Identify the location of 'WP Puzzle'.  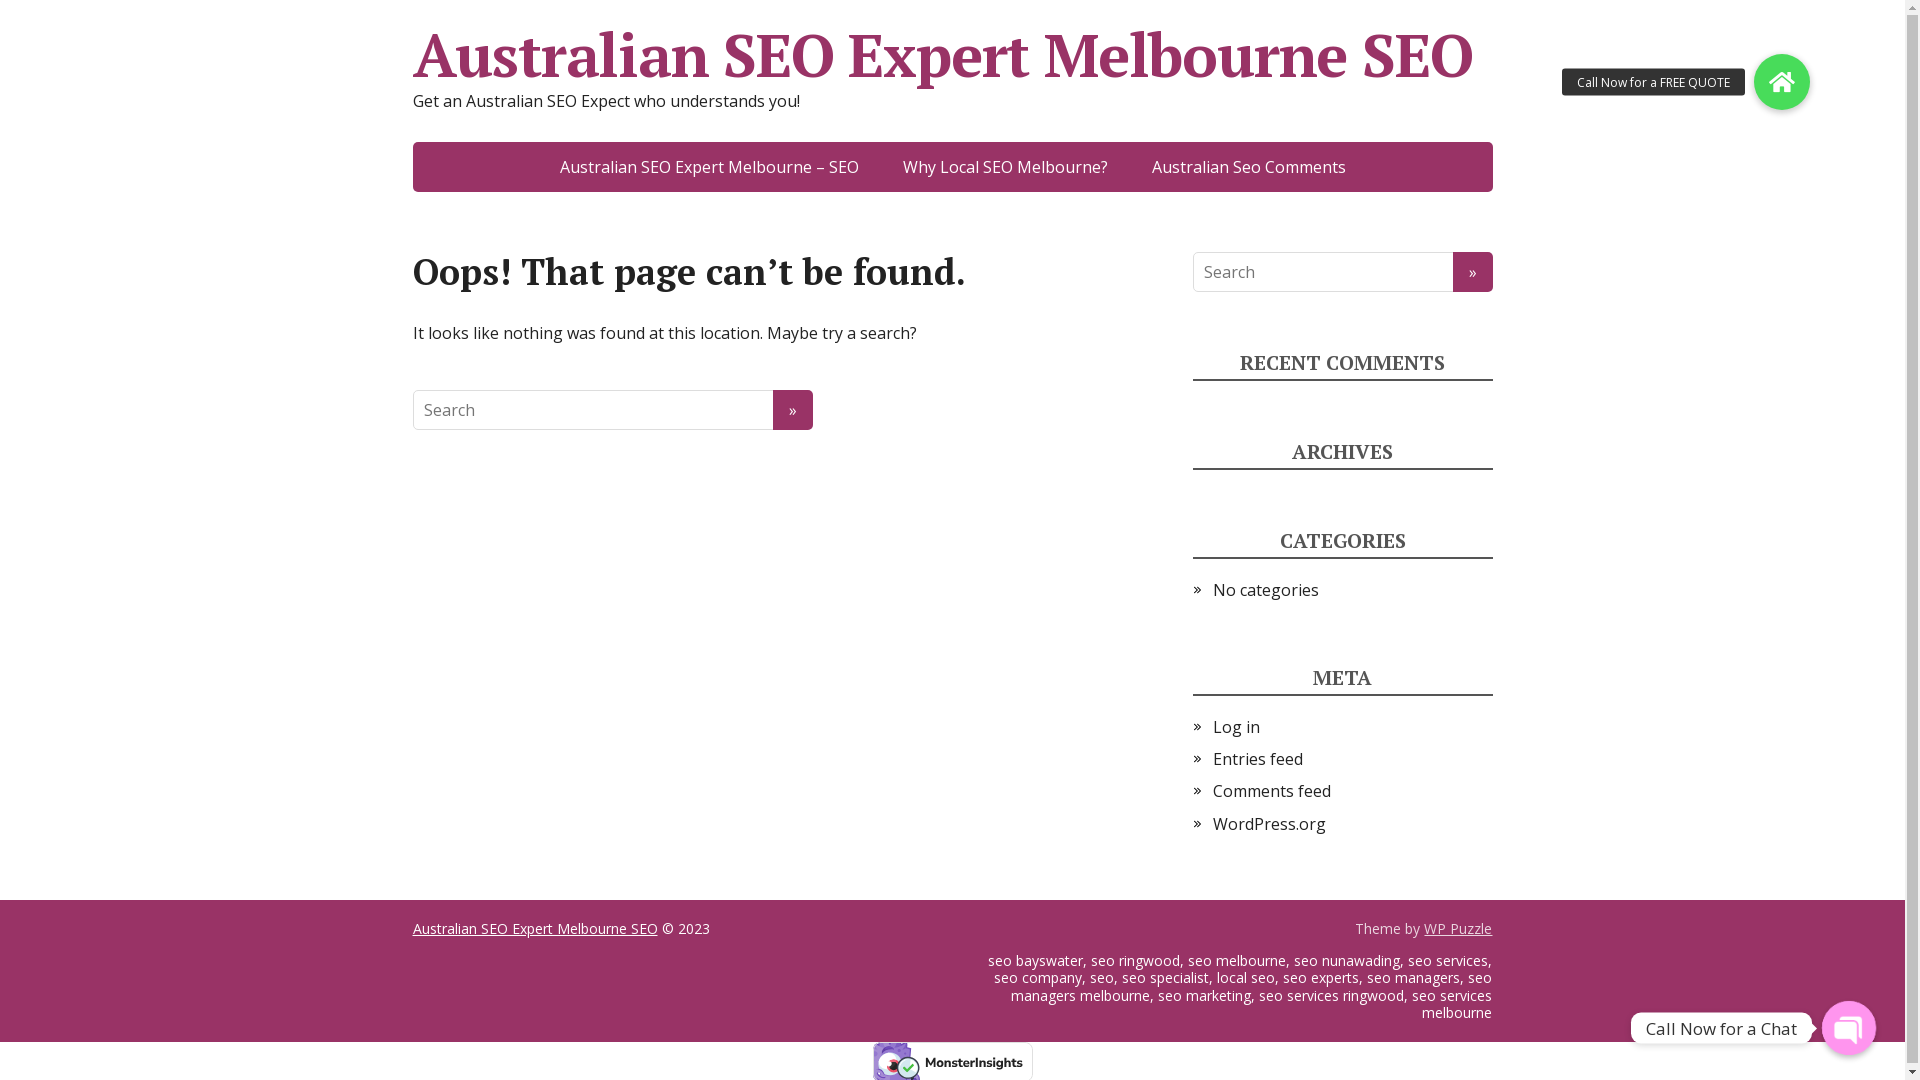
(1458, 928).